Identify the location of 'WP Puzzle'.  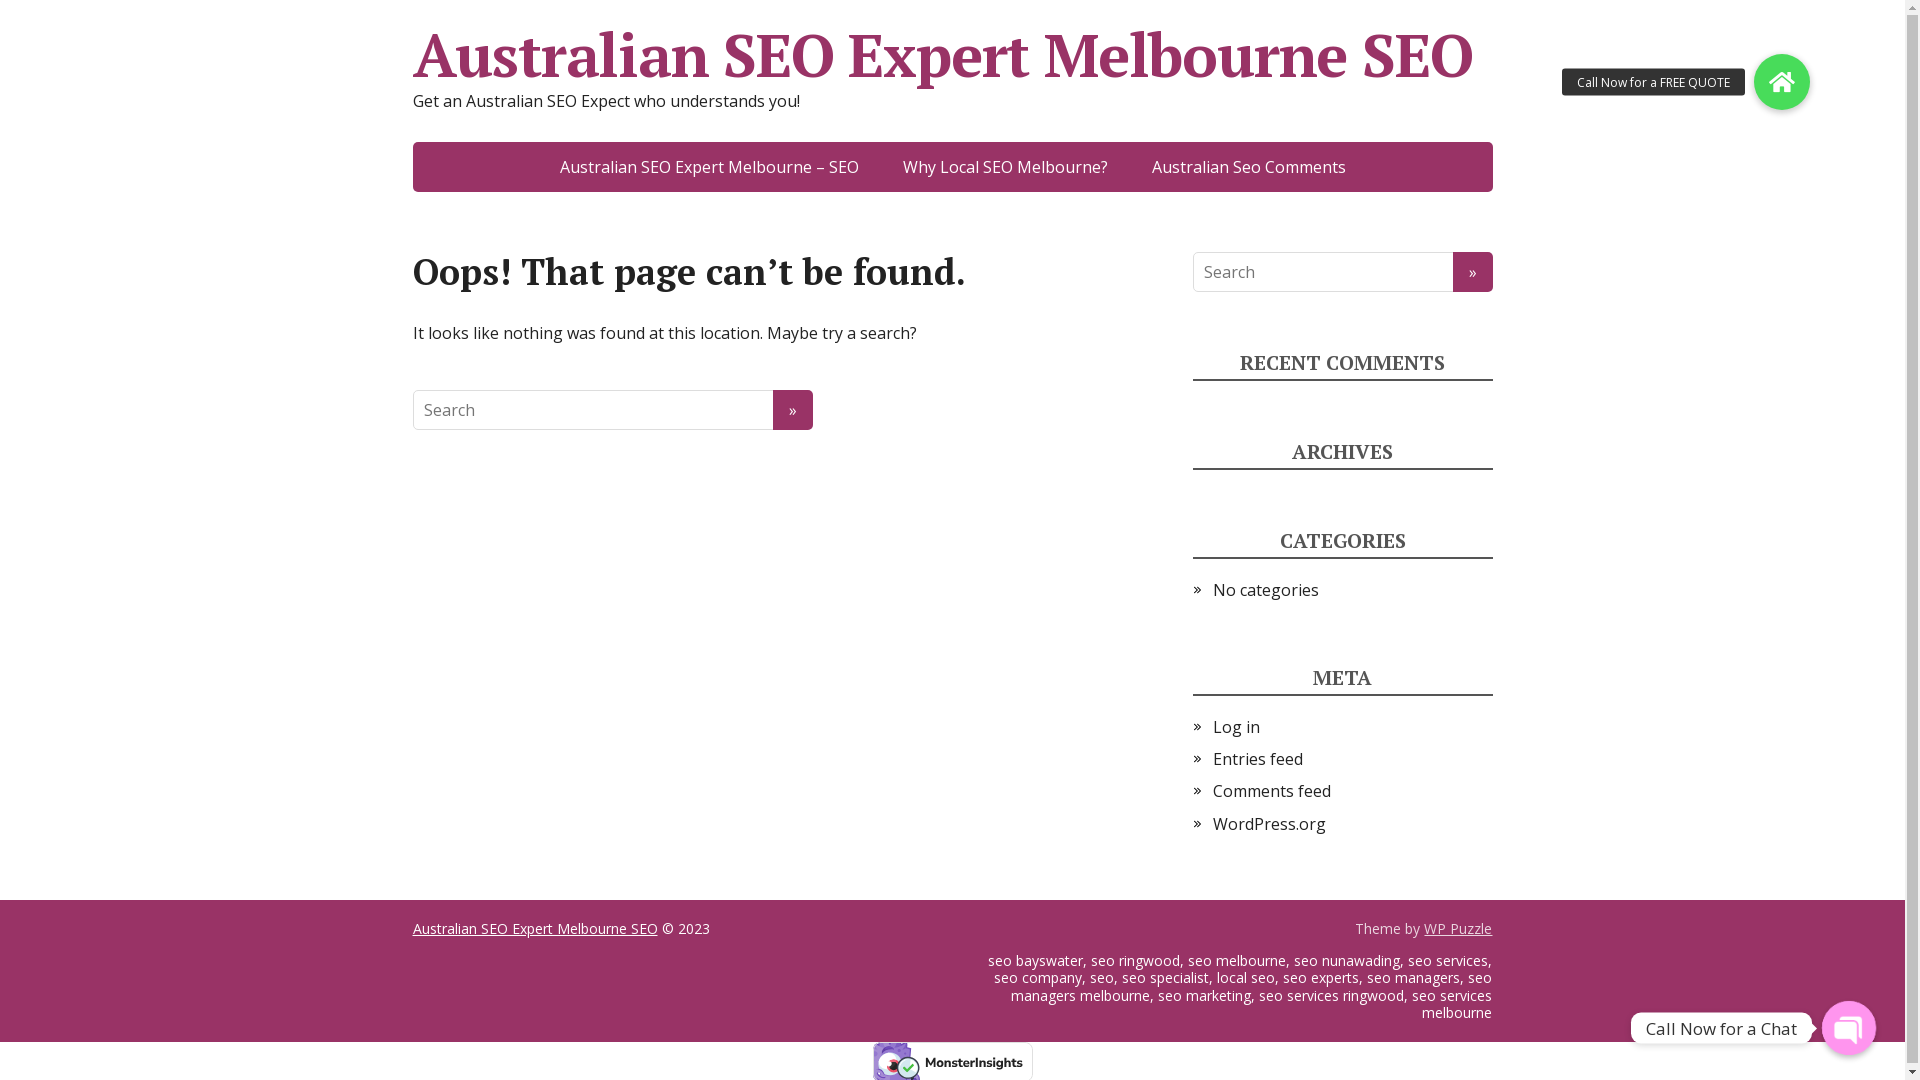
(1458, 928).